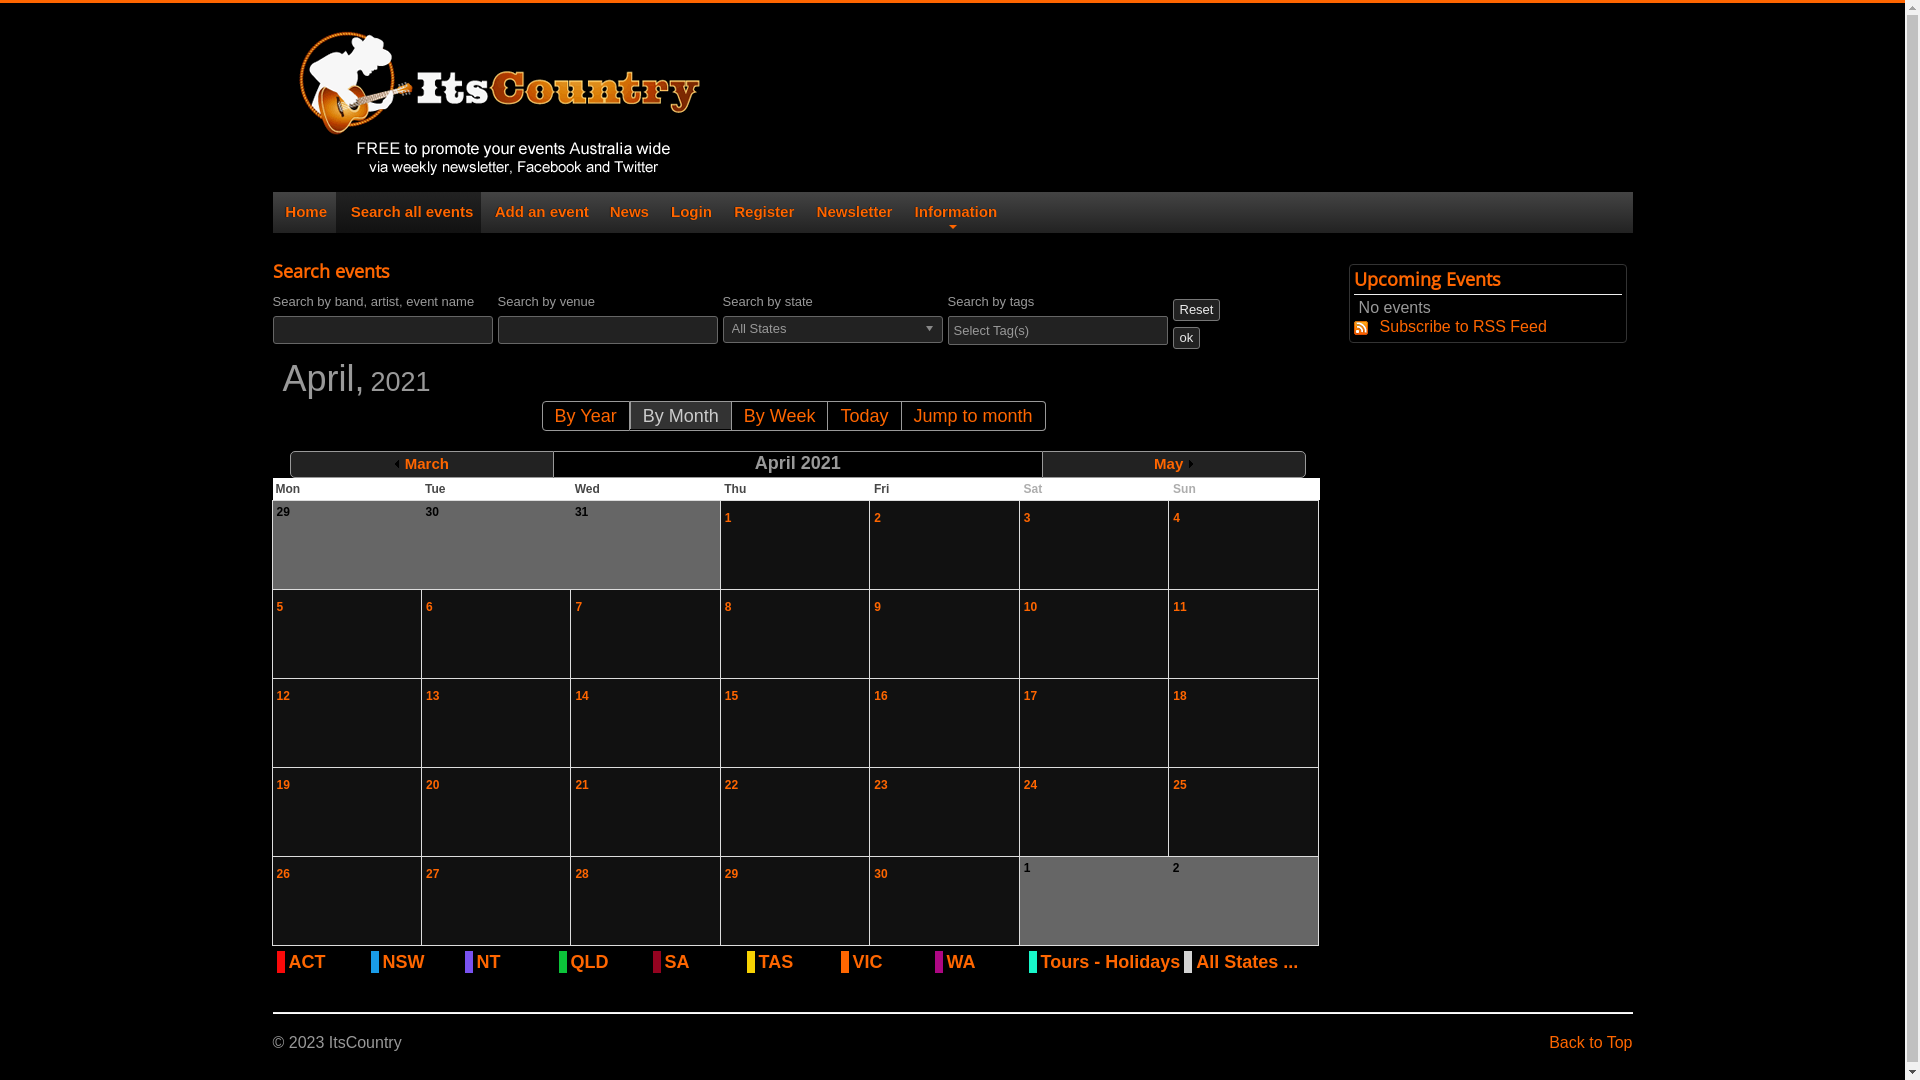 This screenshot has width=1920, height=1080. Describe the element at coordinates (1450, 325) in the screenshot. I see `'Subscribe to RSS Feed'` at that location.